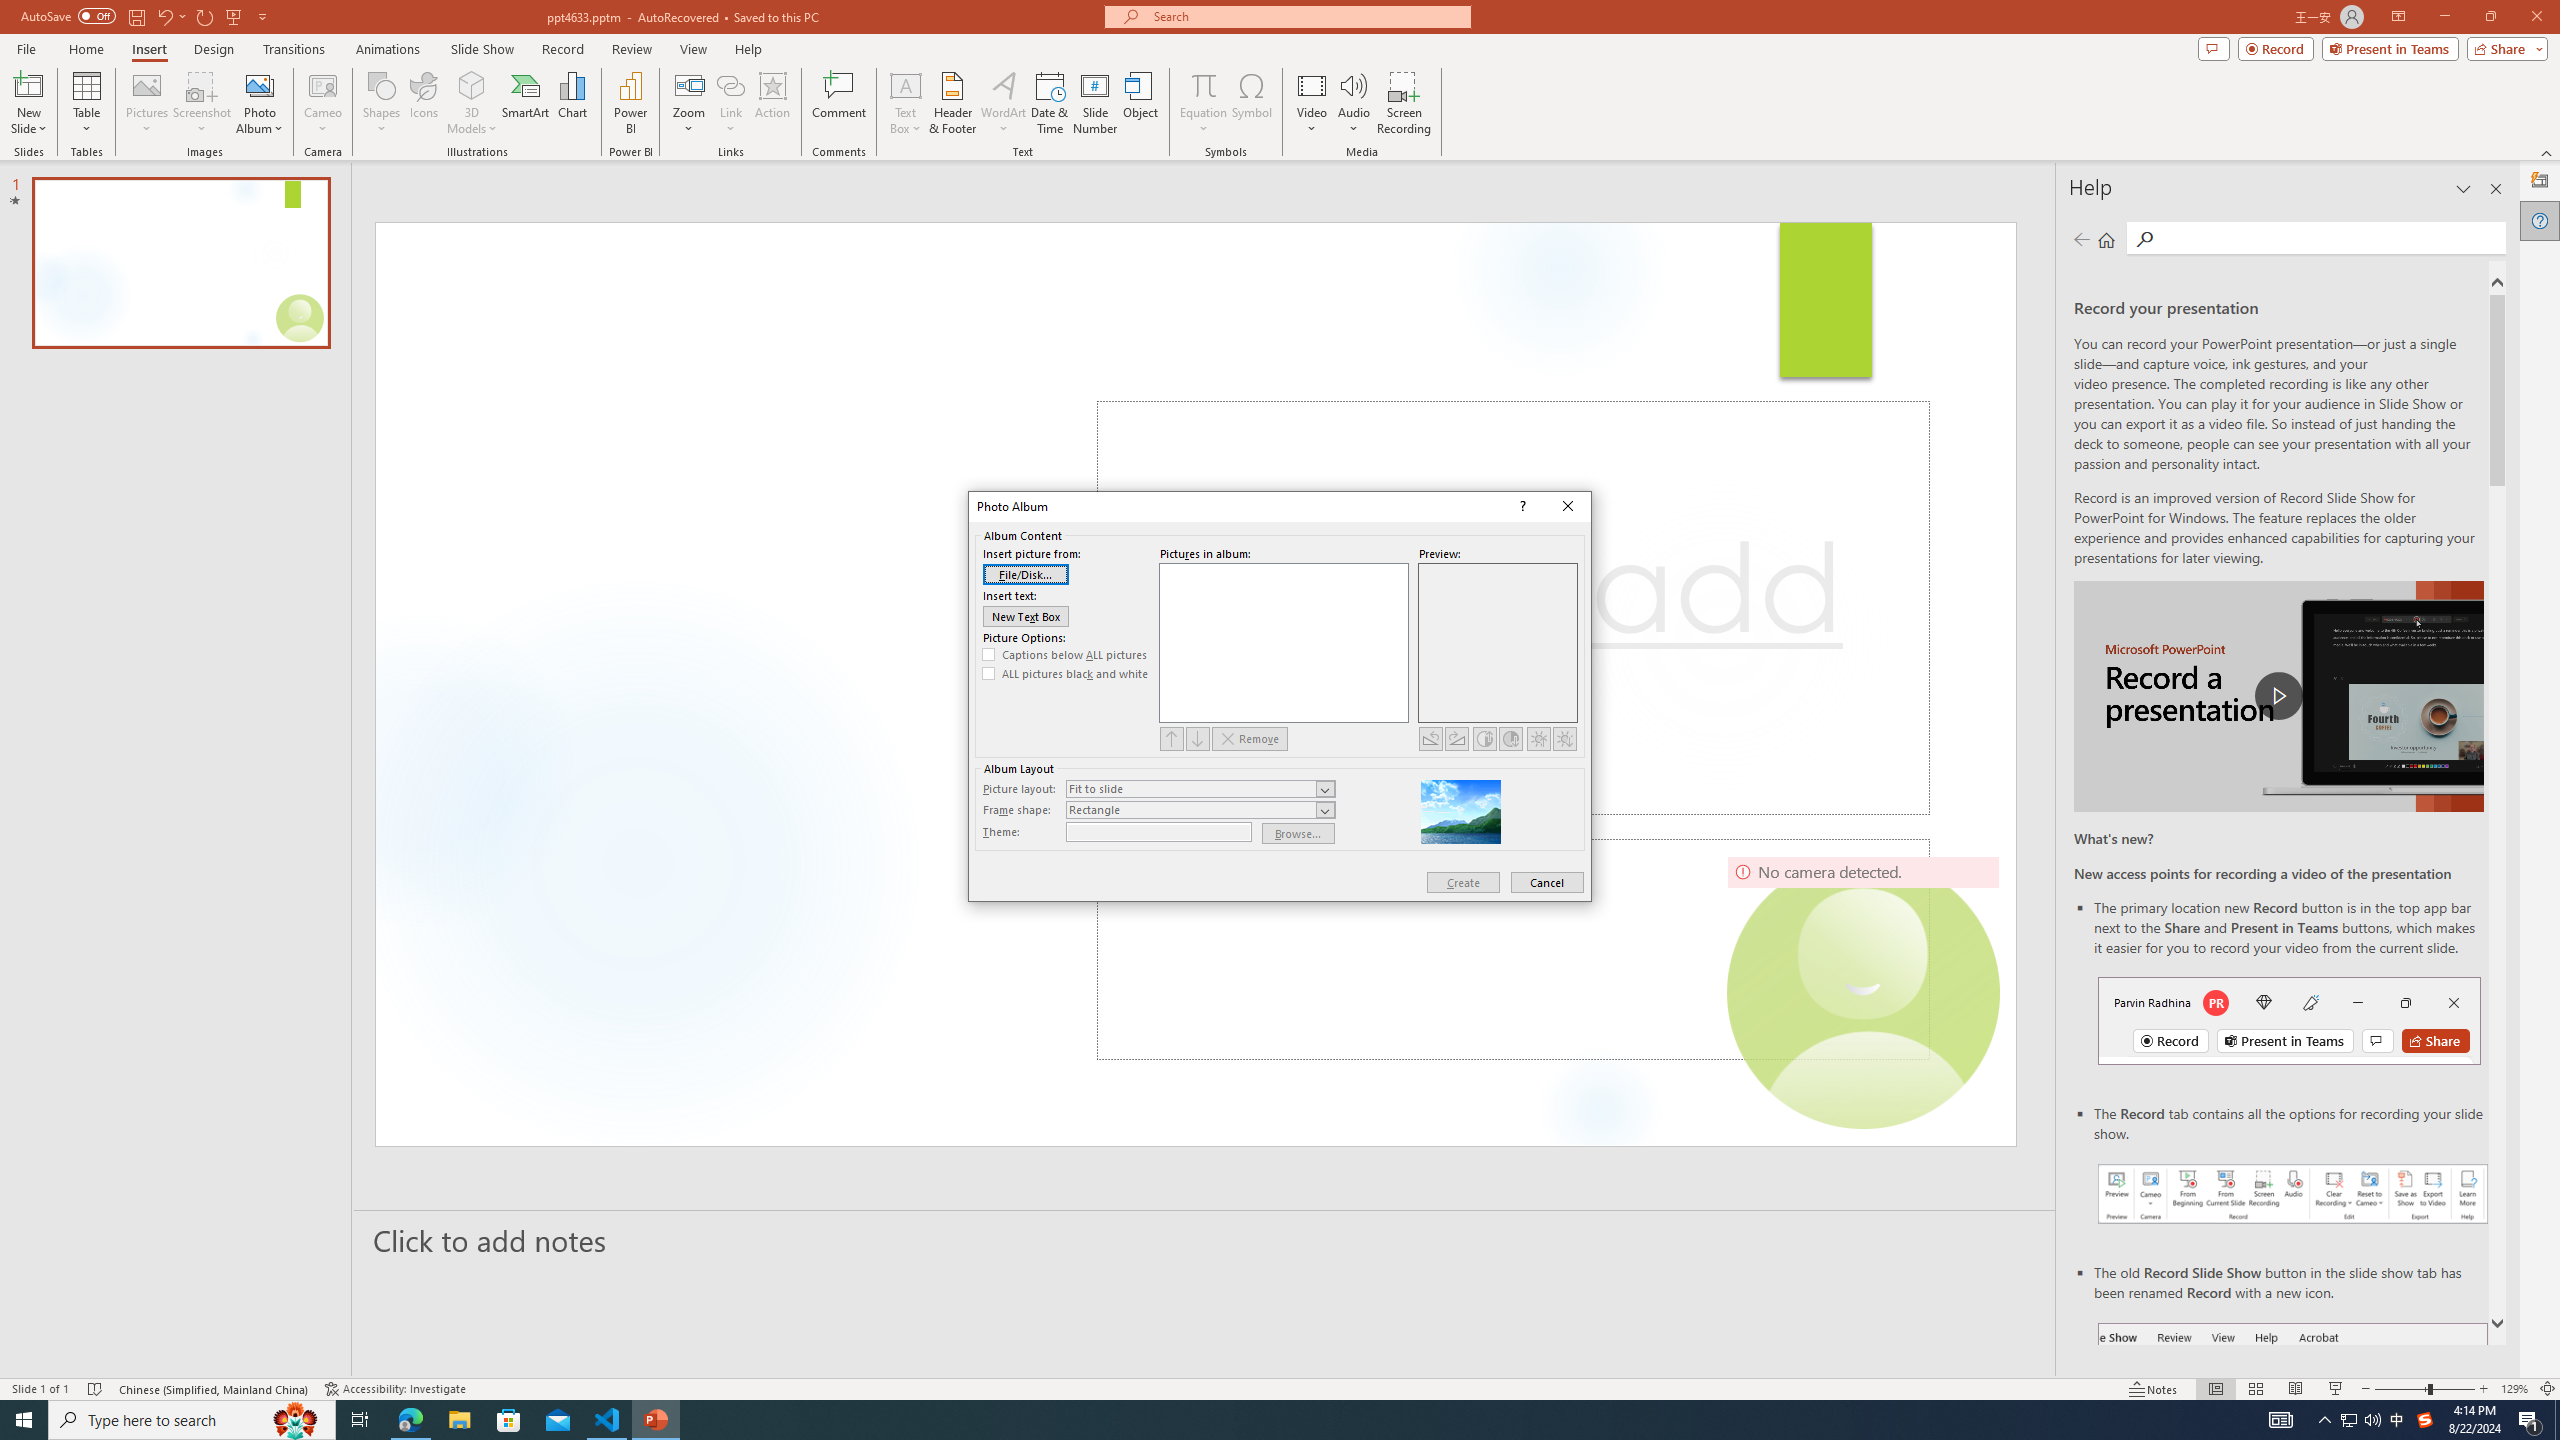  Describe the element at coordinates (472, 103) in the screenshot. I see `'3D Models'` at that location.